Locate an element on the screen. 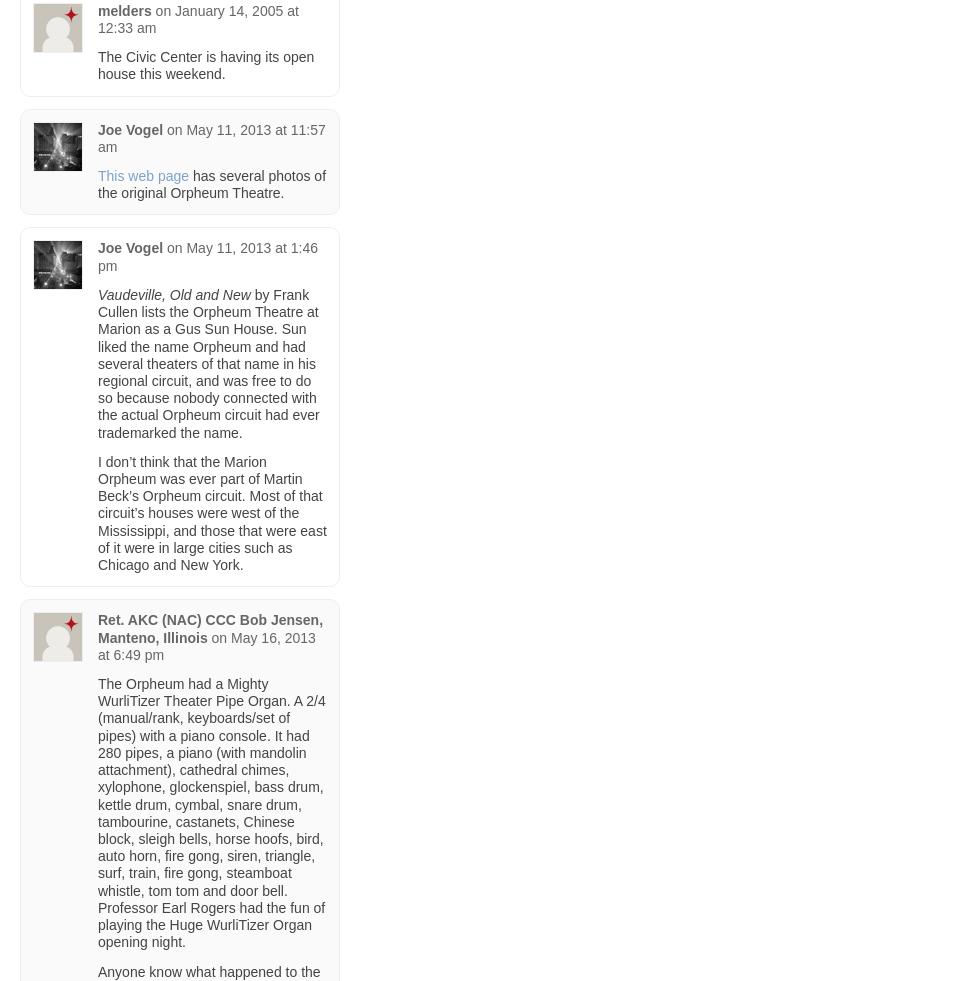  'I don’t think that the Marion Orpheum was ever part of Martin Beck’s Orpheum circuit. Most of that circuit’s houses were west of the Mississippi, and those that were east of it were in large cities such as Chicago and New York.' is located at coordinates (210, 512).